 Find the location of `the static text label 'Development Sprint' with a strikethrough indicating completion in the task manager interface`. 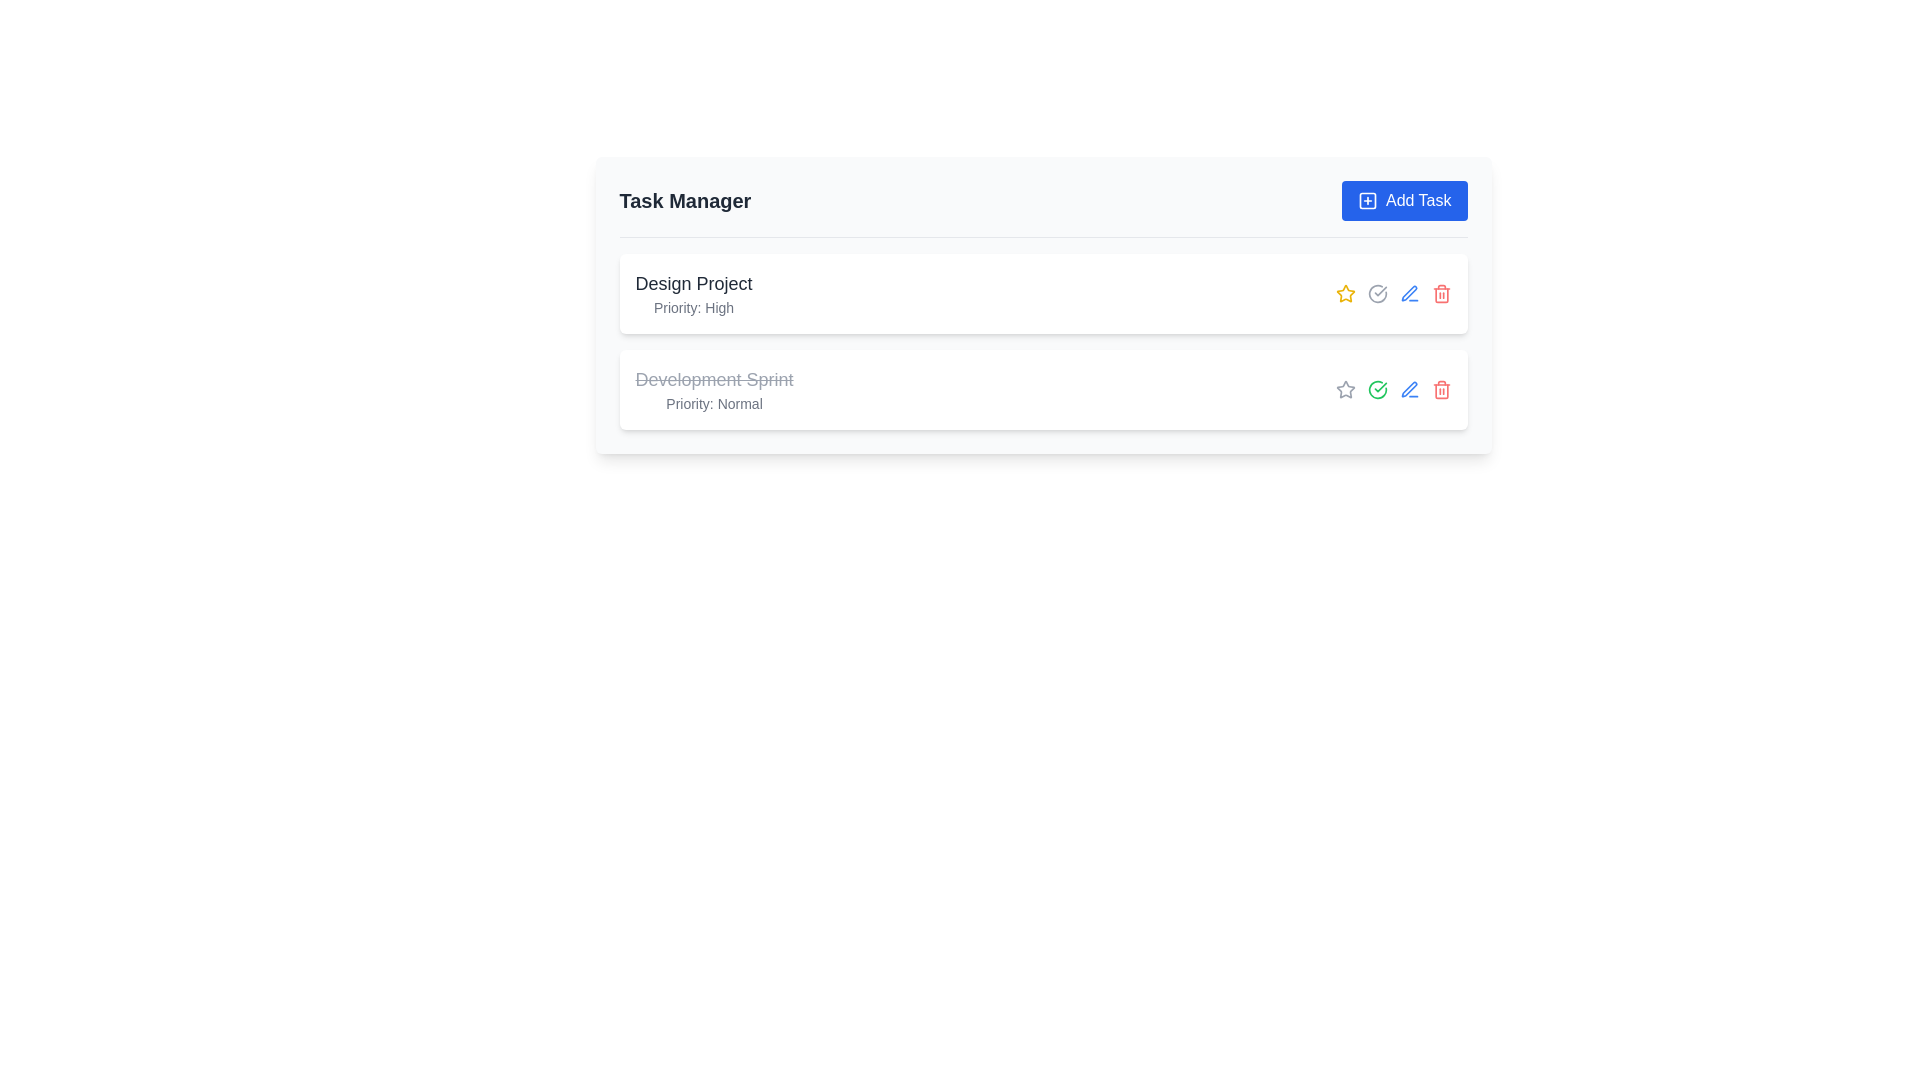

the static text label 'Development Sprint' with a strikethrough indicating completion in the task manager interface is located at coordinates (714, 380).